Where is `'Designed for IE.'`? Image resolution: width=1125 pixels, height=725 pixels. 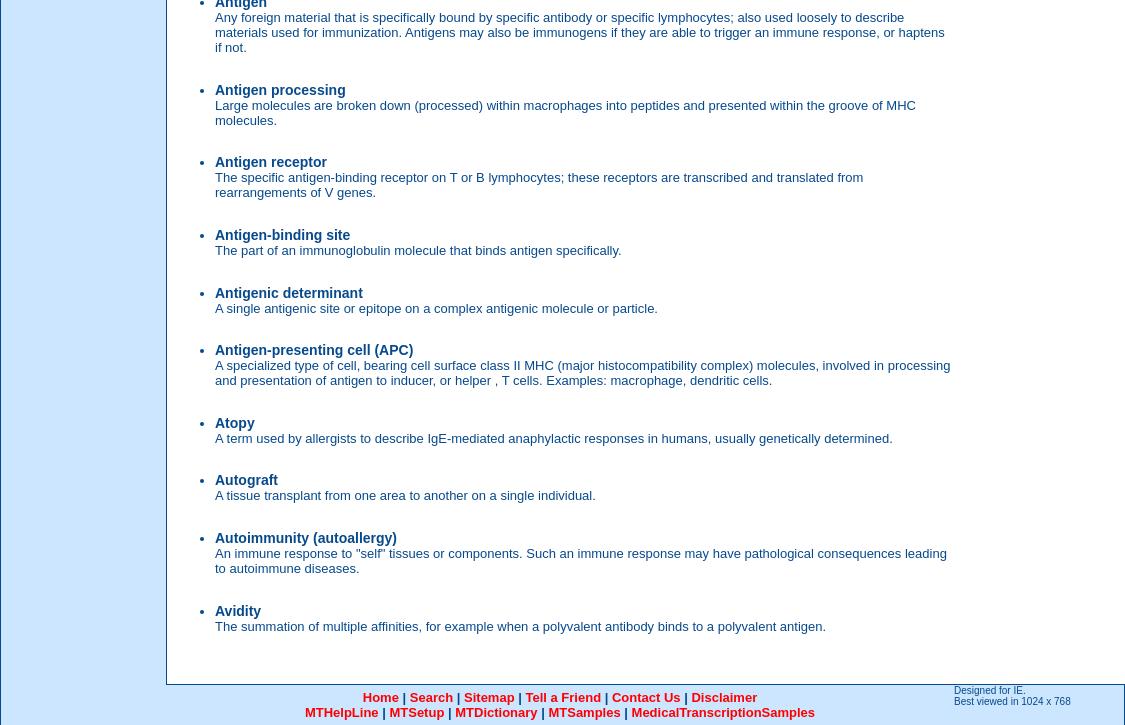 'Designed for IE.' is located at coordinates (988, 688).